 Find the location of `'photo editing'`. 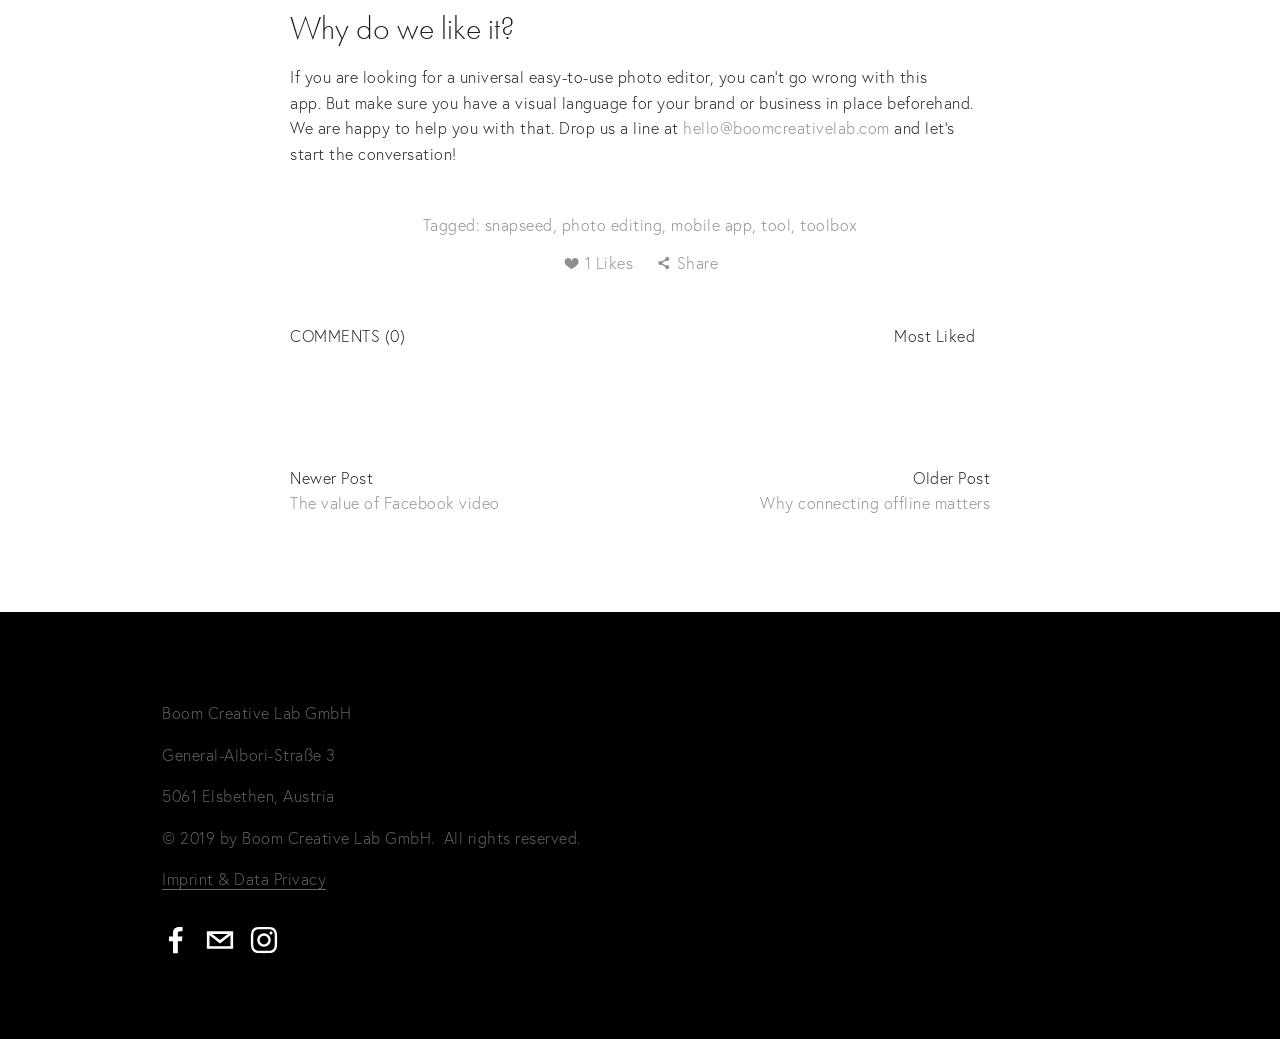

'photo editing' is located at coordinates (610, 224).